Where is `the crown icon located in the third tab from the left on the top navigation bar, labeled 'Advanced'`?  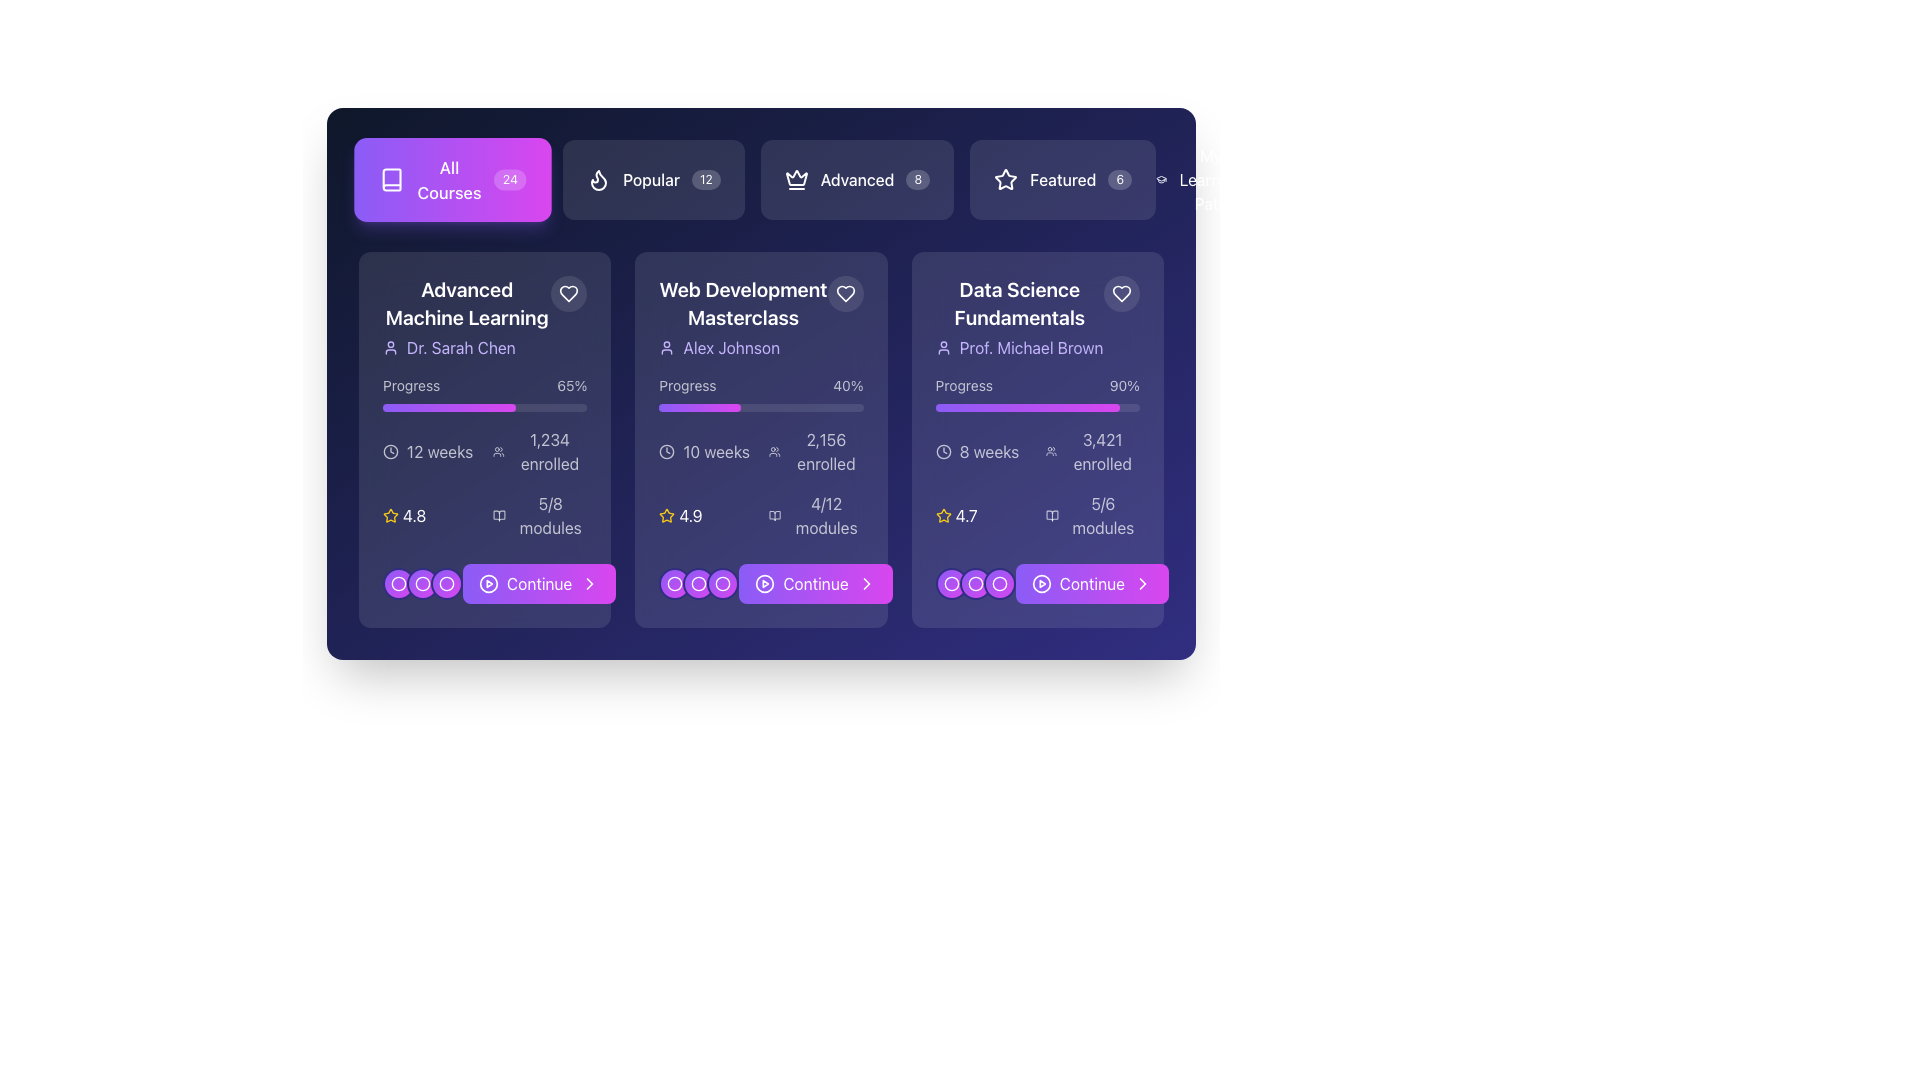
the crown icon located in the third tab from the left on the top navigation bar, labeled 'Advanced' is located at coordinates (795, 180).